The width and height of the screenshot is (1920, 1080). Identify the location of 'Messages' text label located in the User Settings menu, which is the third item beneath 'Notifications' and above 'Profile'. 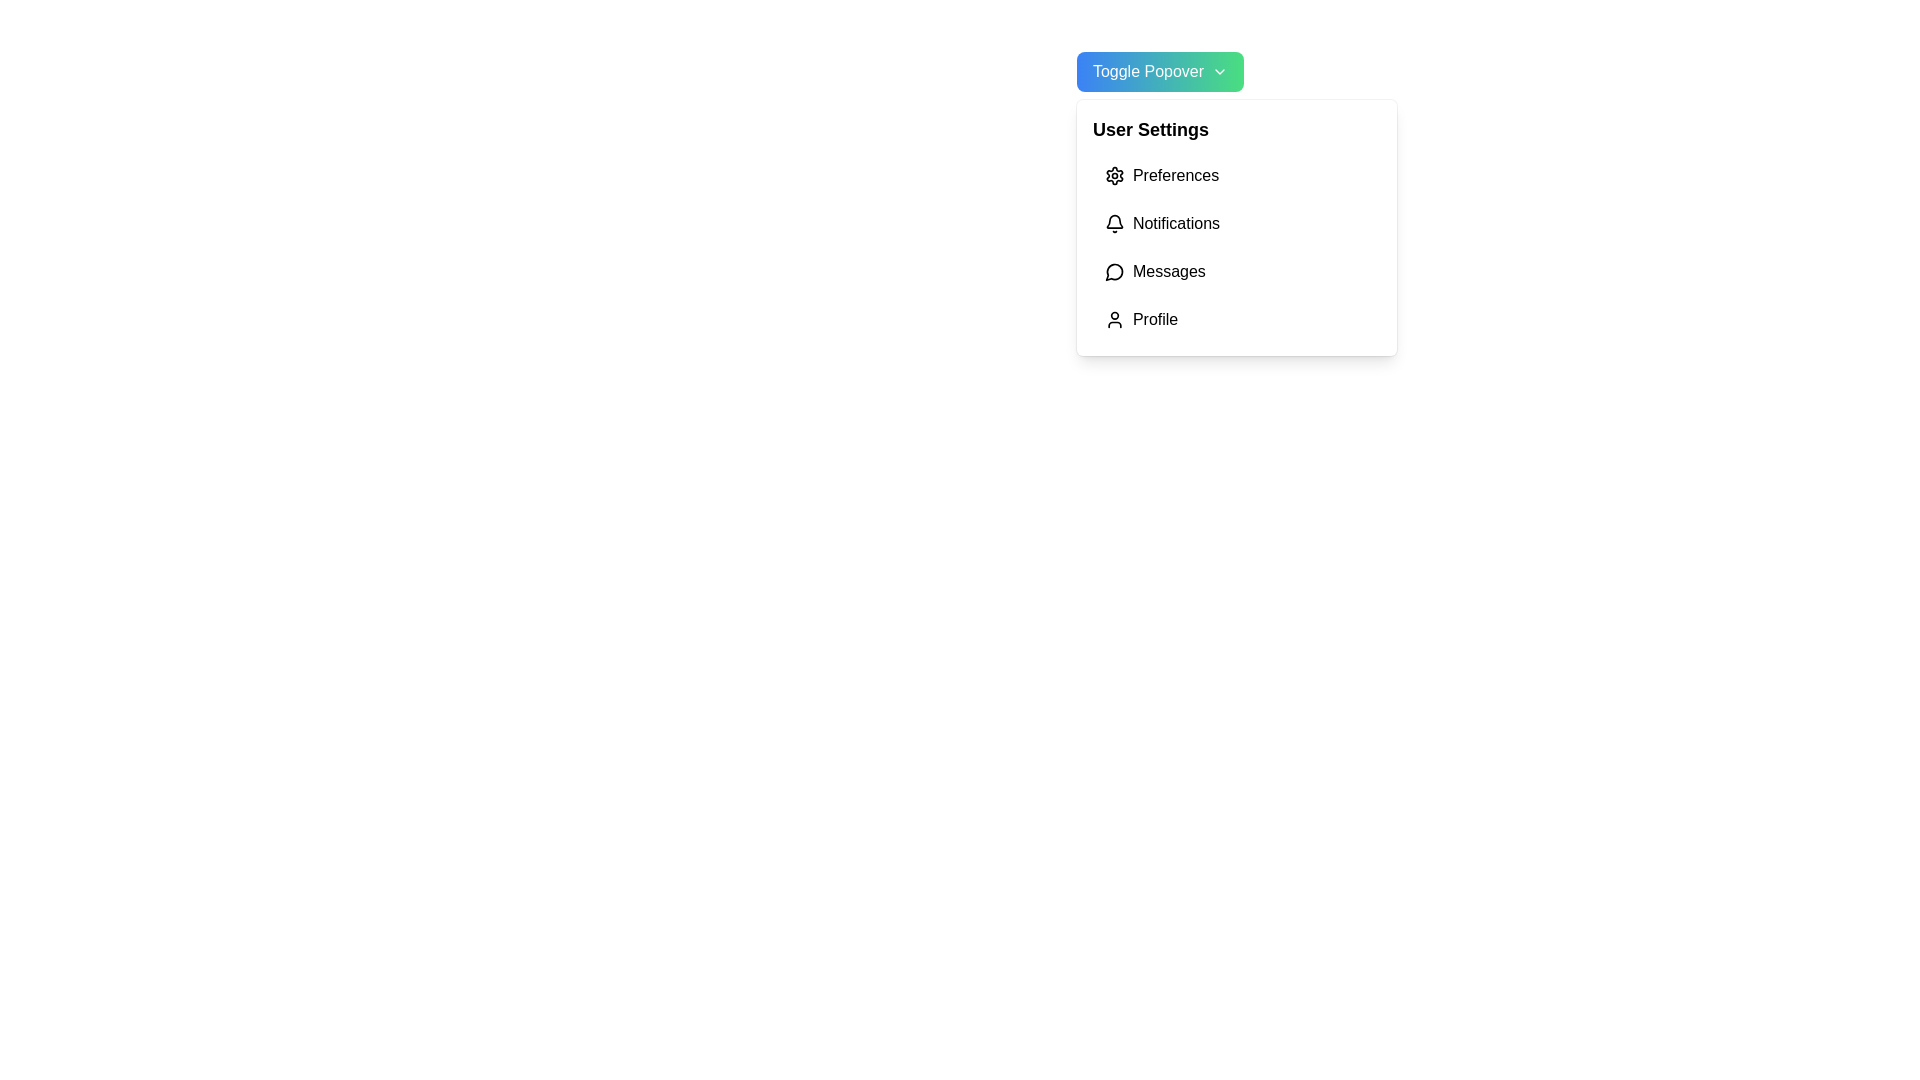
(1169, 272).